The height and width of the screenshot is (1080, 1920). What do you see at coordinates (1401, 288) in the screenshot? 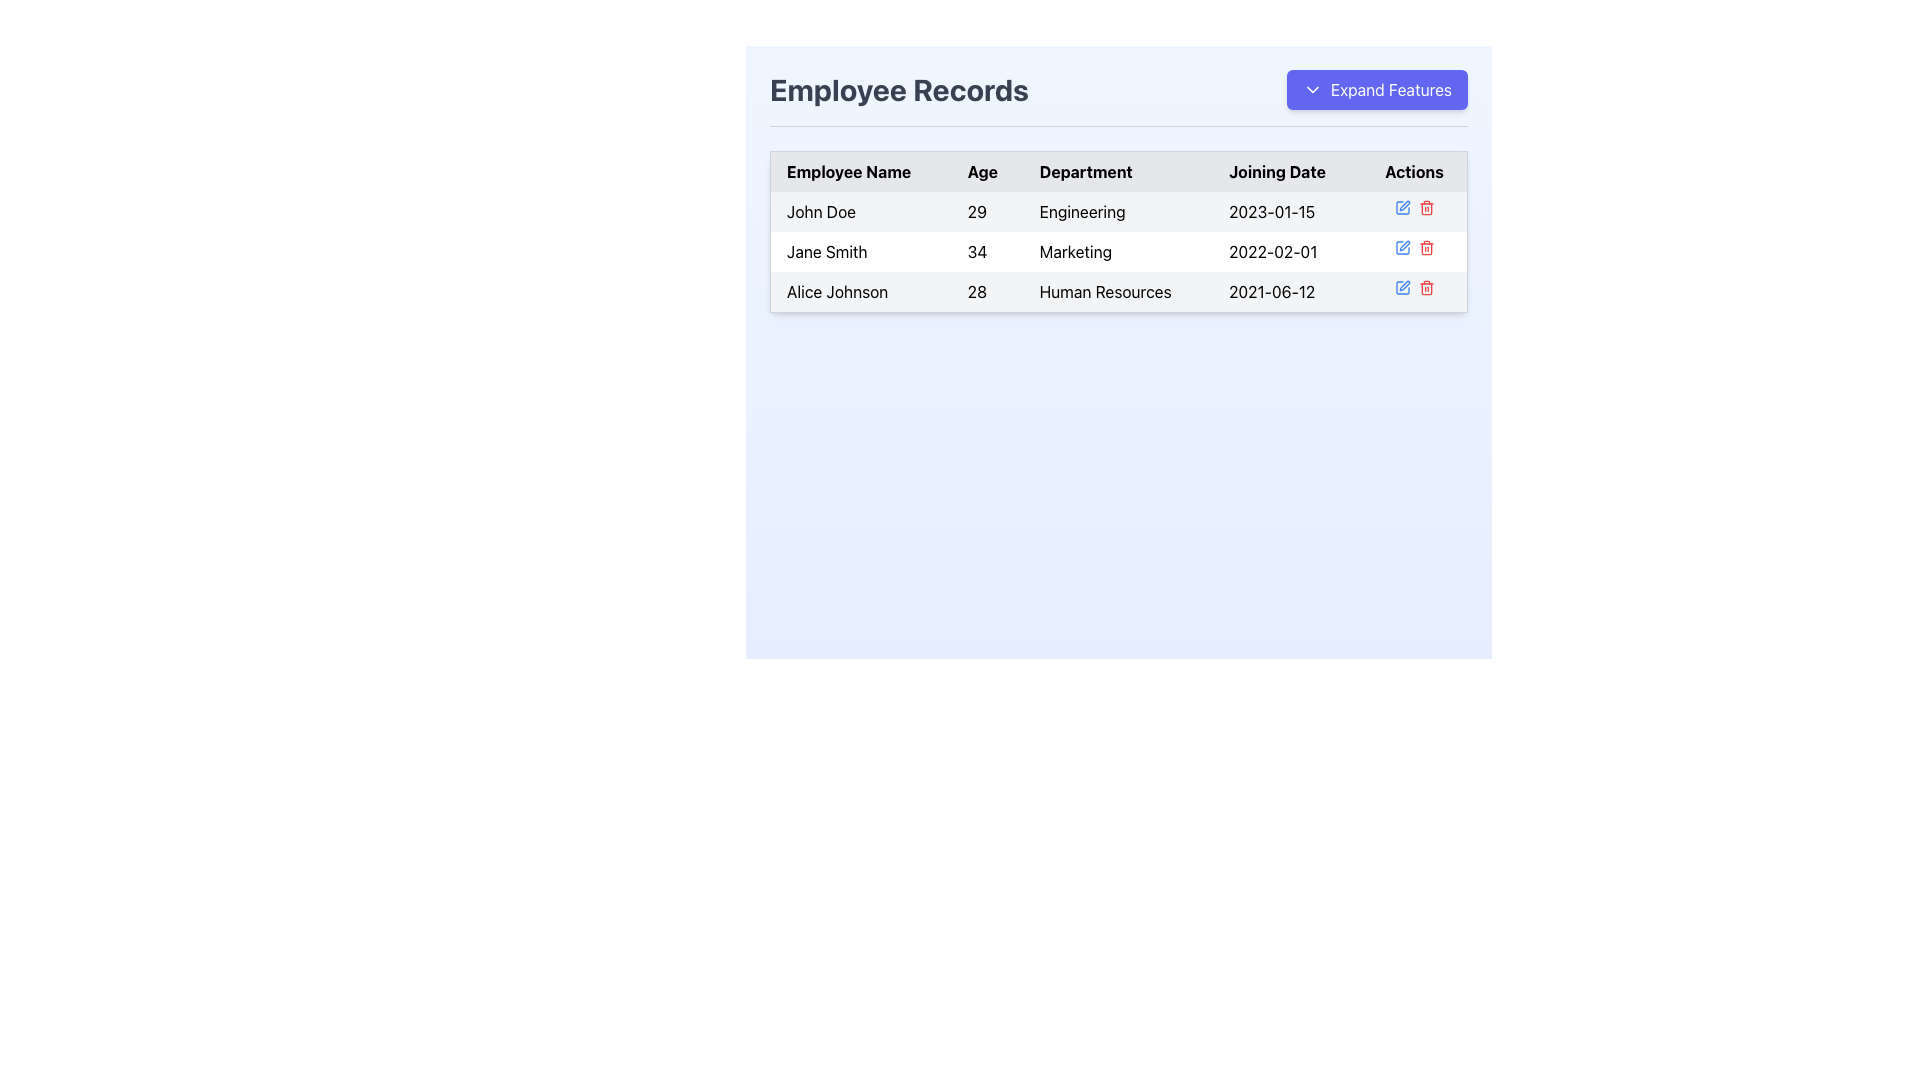
I see `the icon in the rightmost column under 'Actions' in the last row of the table corresponding to 'Human Resources'` at bounding box center [1401, 288].